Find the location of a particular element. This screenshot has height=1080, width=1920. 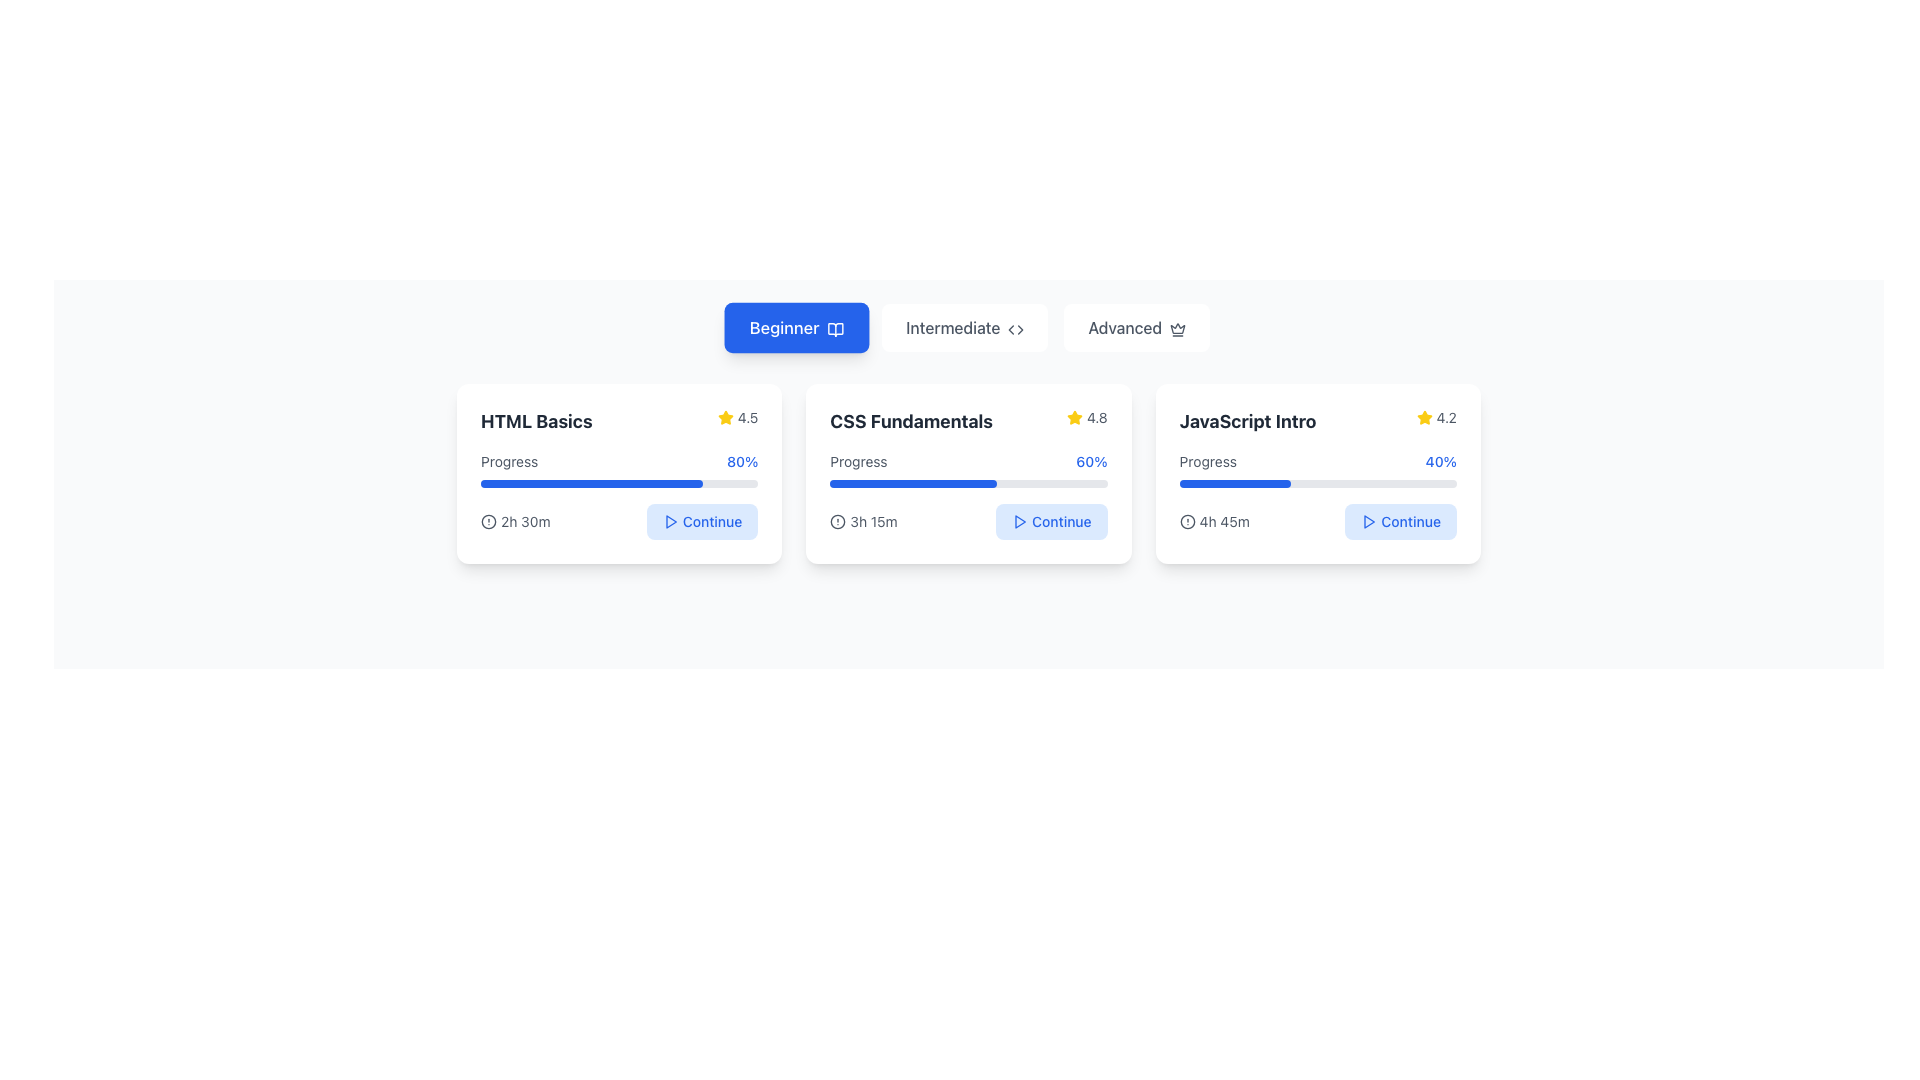

the filled portion of the progress bar representing 60% completion of the 'CSS Fundamentals' course within the second progress bar of the displayed cards is located at coordinates (912, 483).